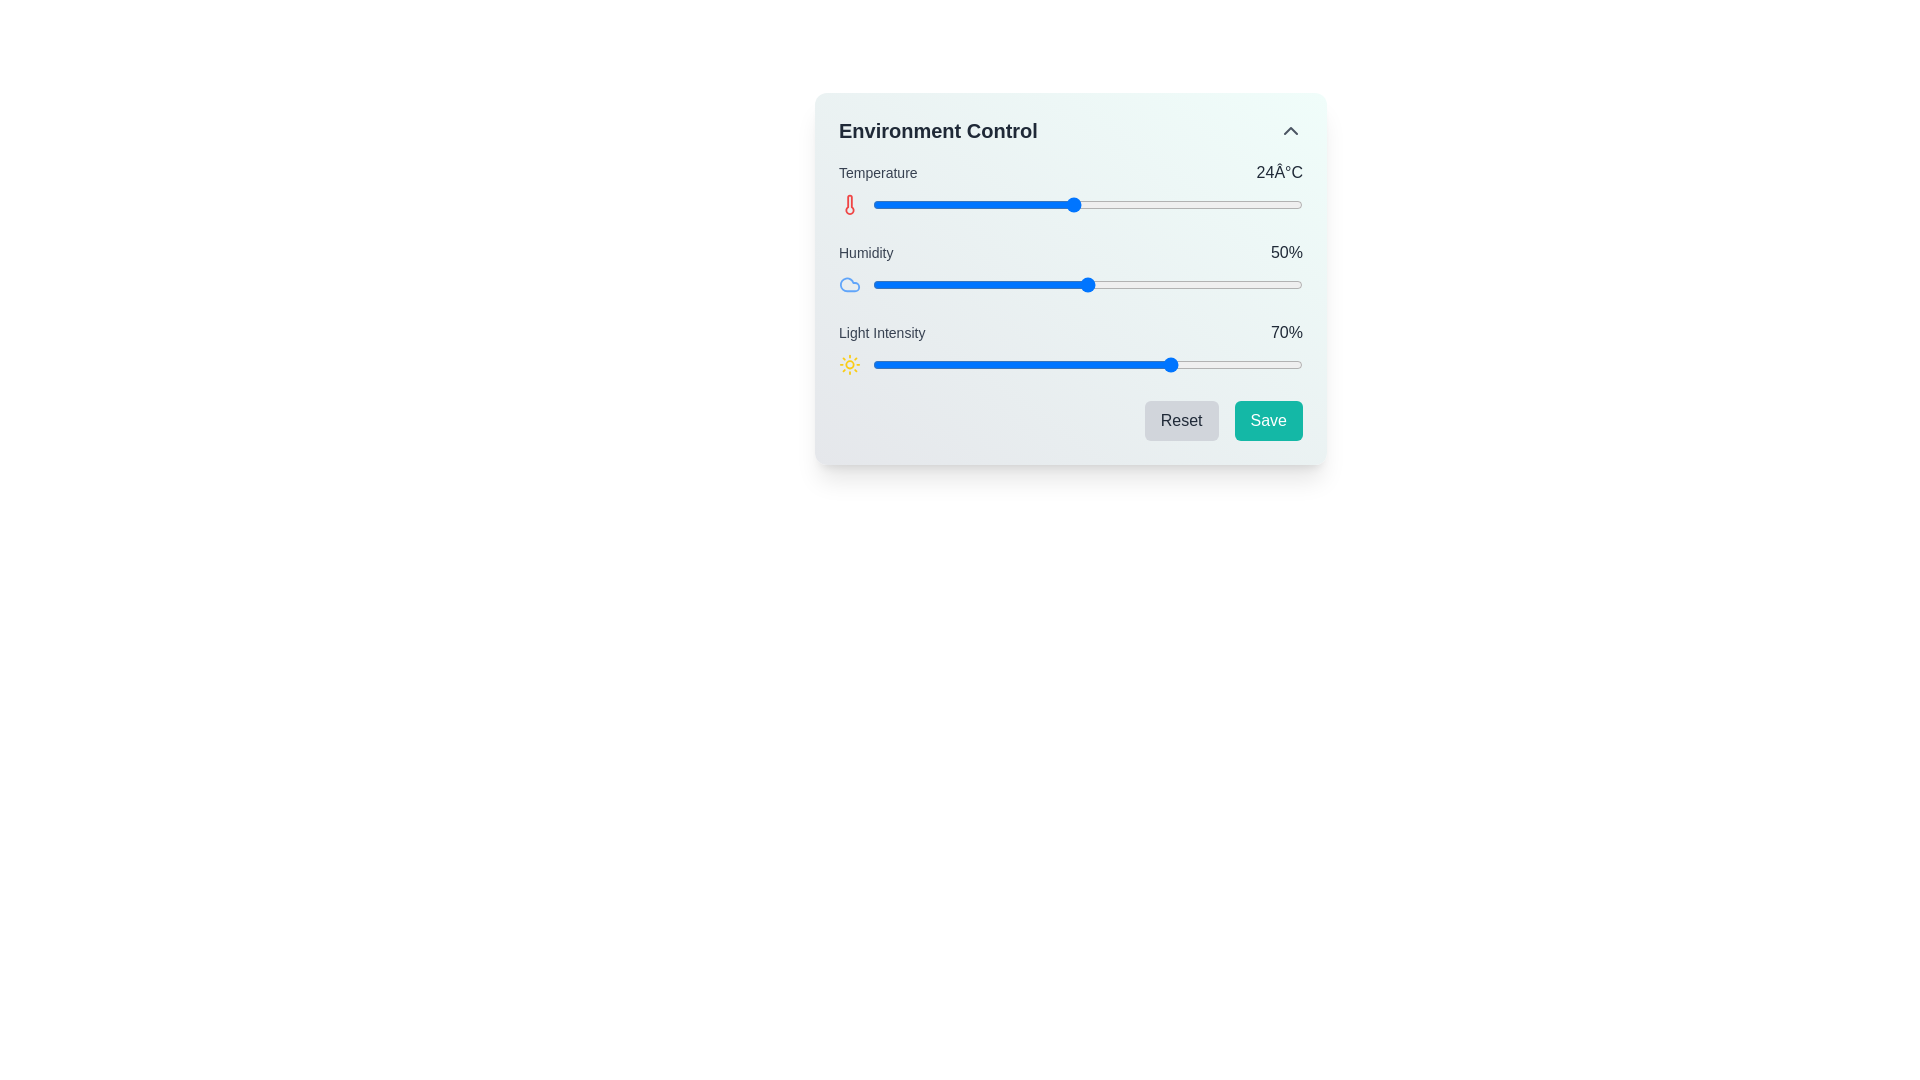 Image resolution: width=1920 pixels, height=1080 pixels. What do you see at coordinates (972, 285) in the screenshot?
I see `the humidity level` at bounding box center [972, 285].